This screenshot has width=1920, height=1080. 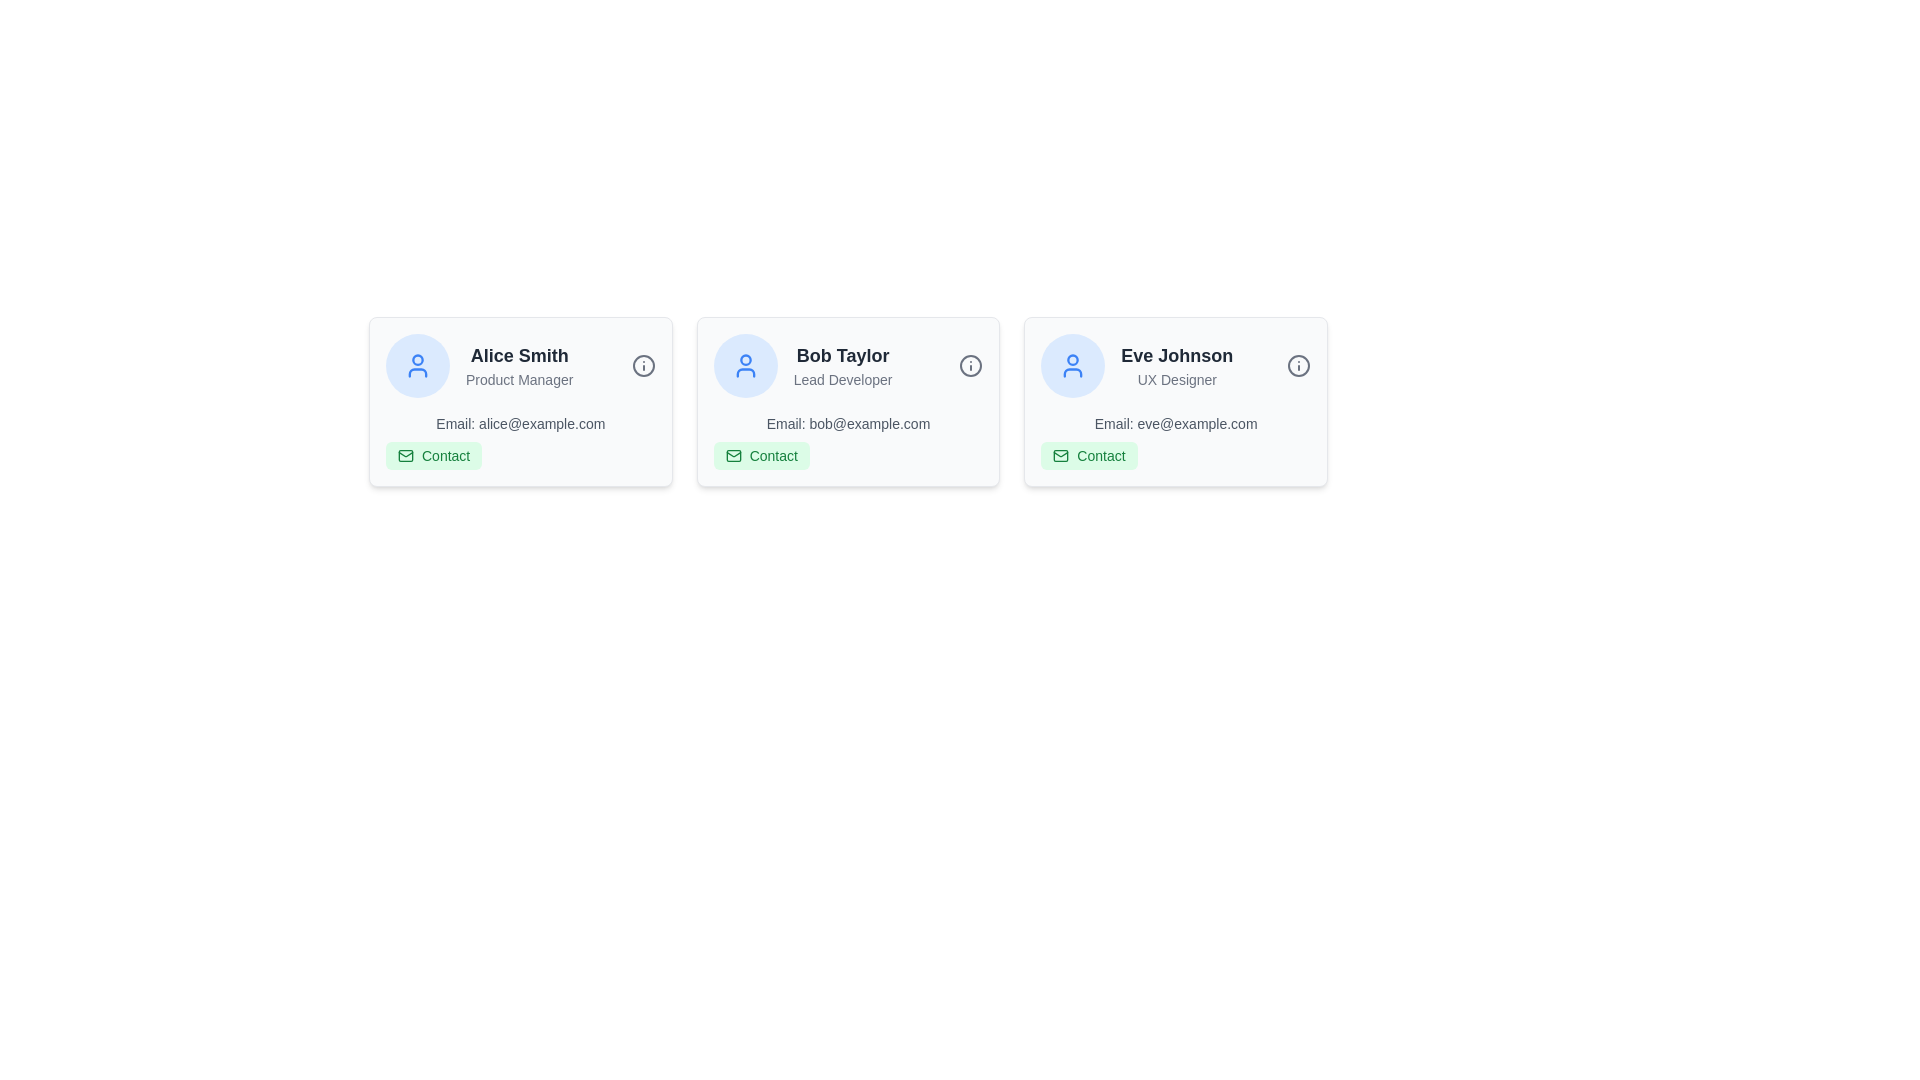 What do you see at coordinates (1177, 380) in the screenshot?
I see `the text label reading 'UX Designer' that is styled in a smaller font size and lighter gray color, located below the name 'Eve Johnson' in the user profile panel` at bounding box center [1177, 380].